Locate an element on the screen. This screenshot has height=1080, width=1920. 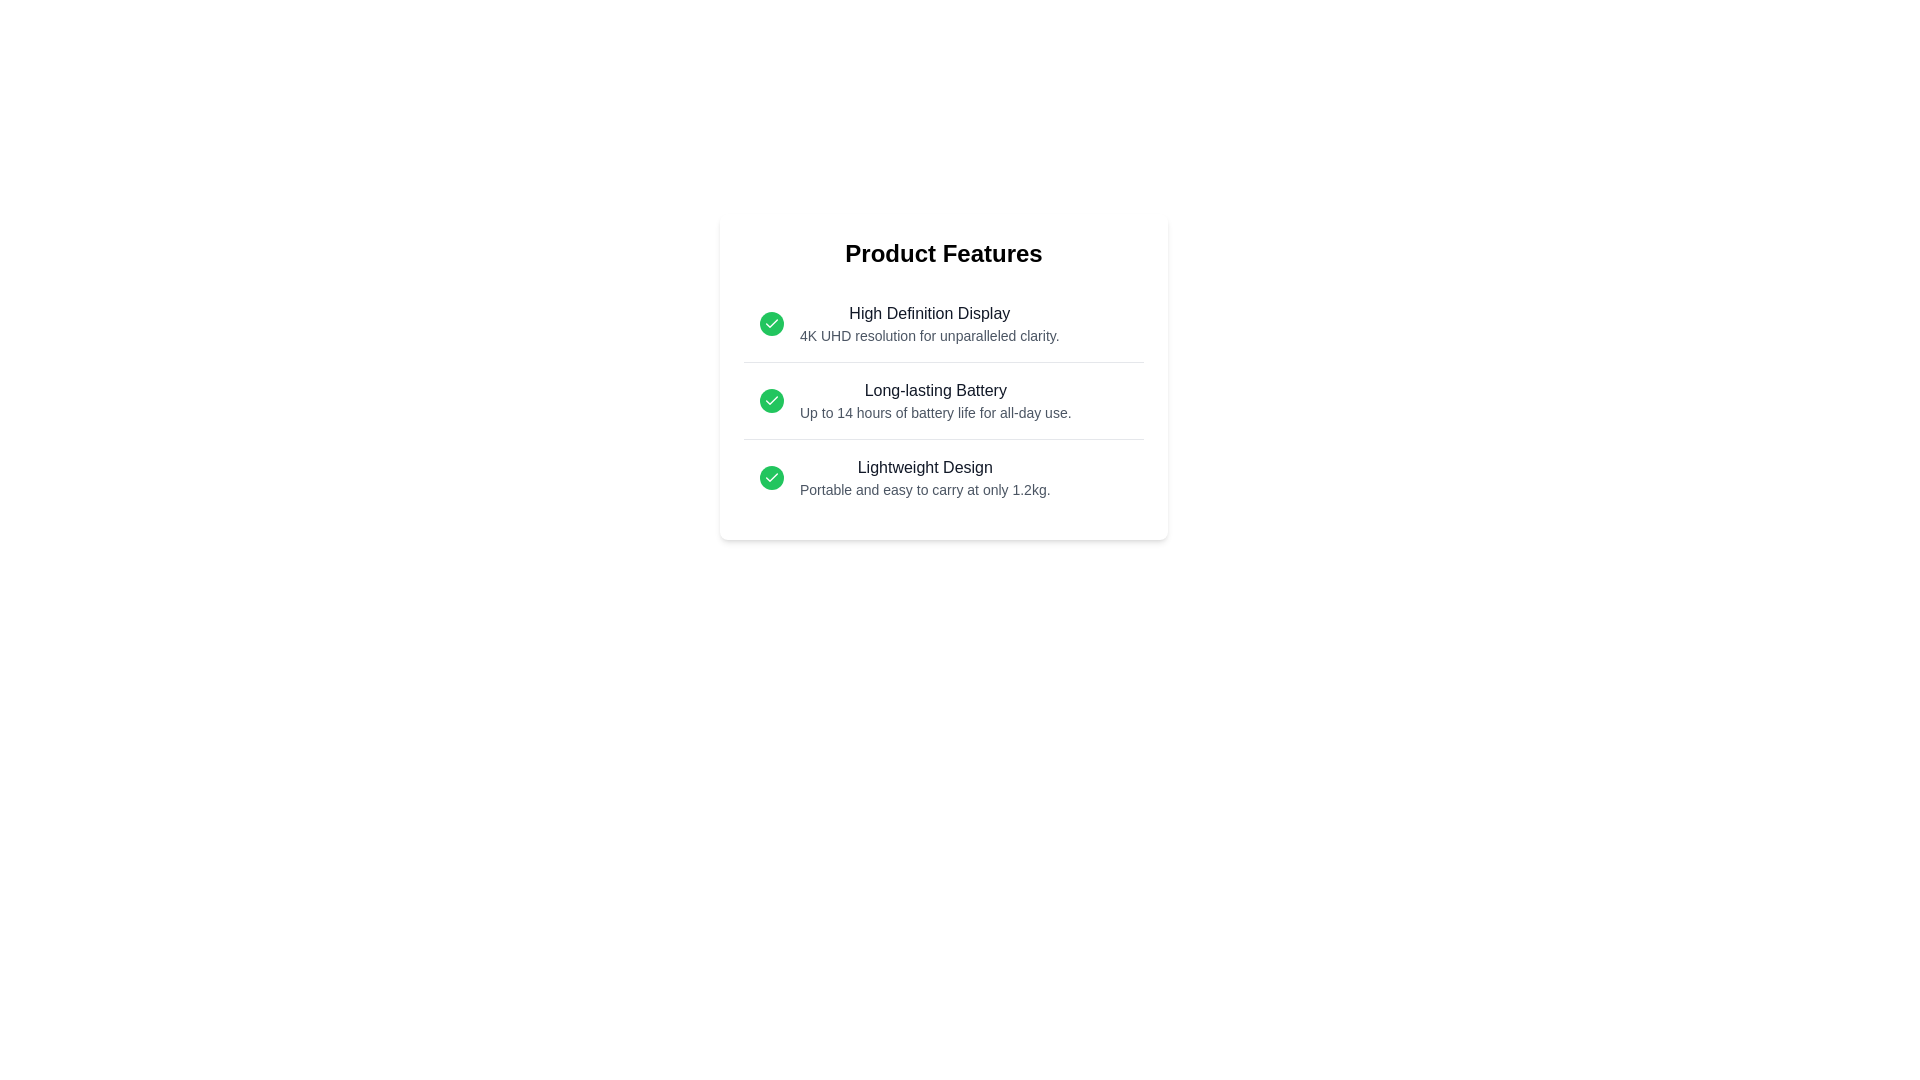
the checklist item corresponding to Long-lasting Battery is located at coordinates (943, 401).